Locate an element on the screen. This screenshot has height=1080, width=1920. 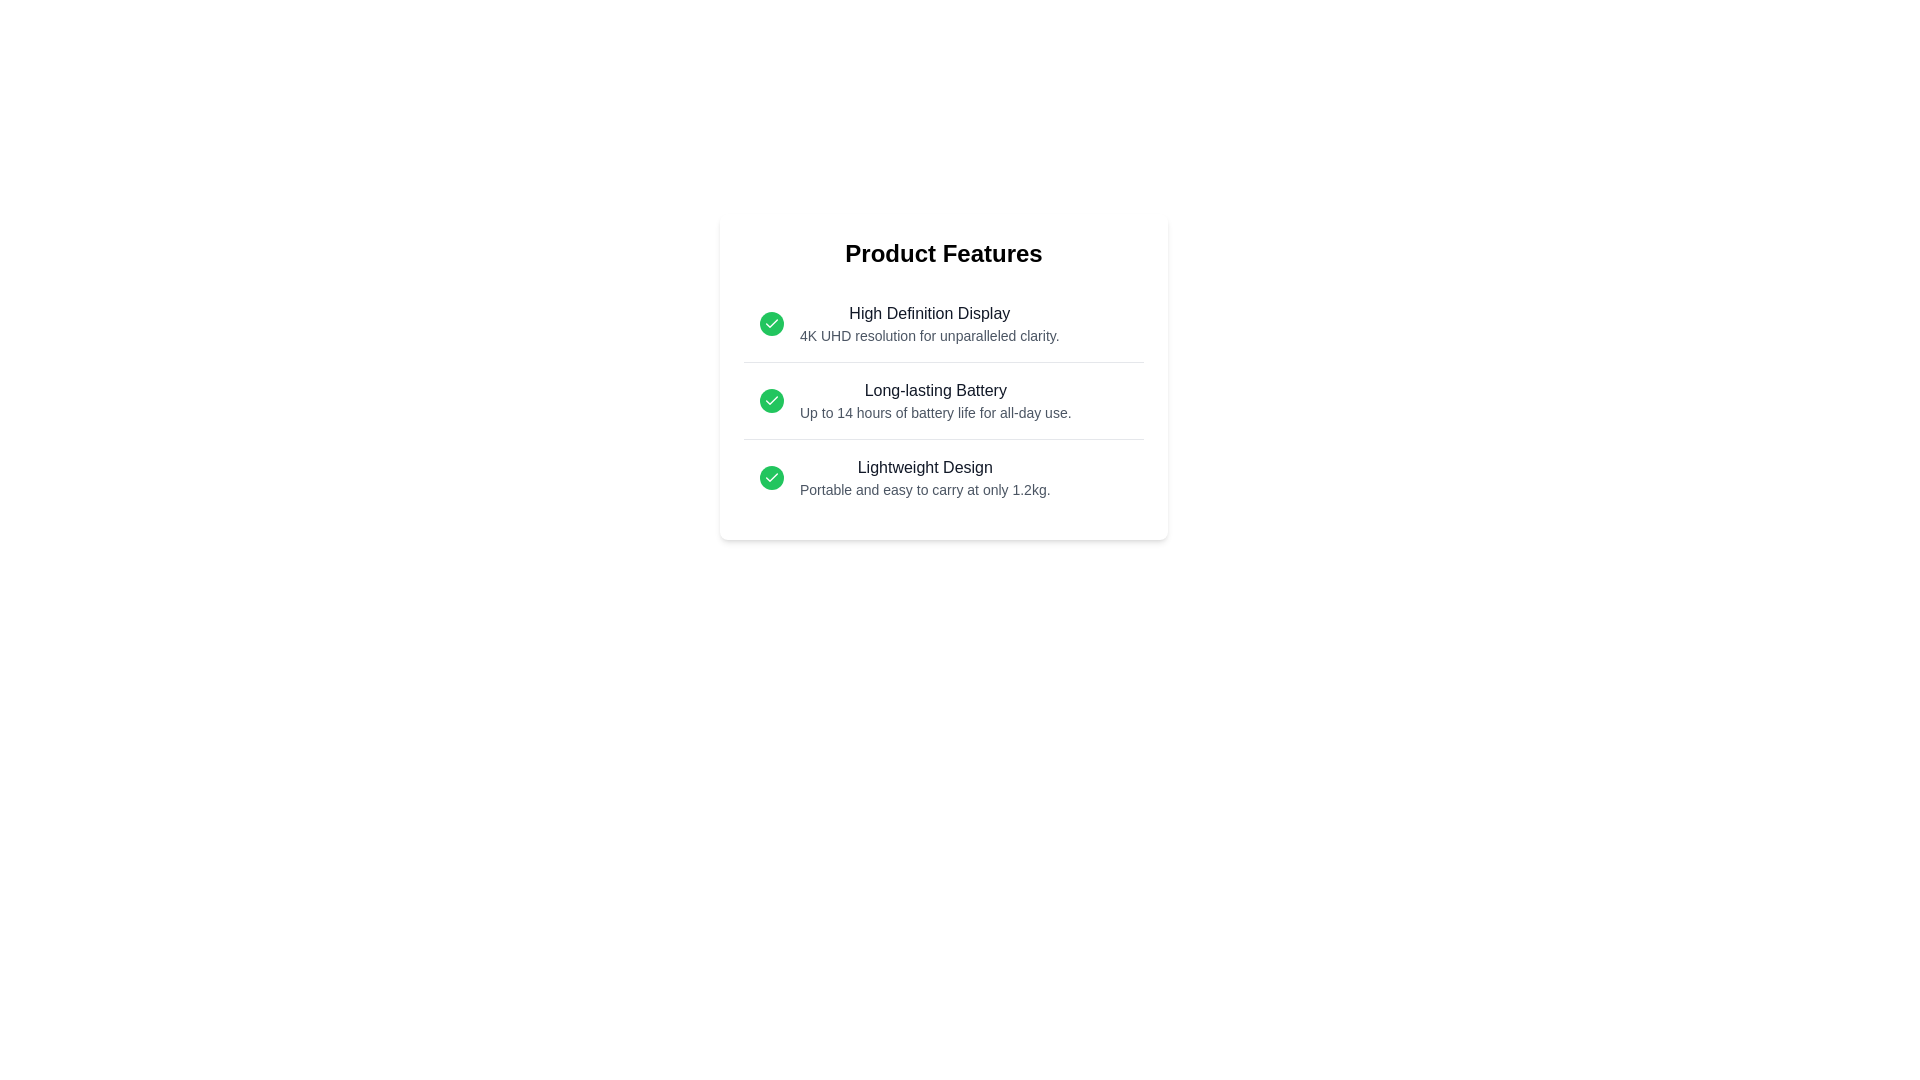
the checklist item corresponding to Long-lasting Battery is located at coordinates (943, 401).